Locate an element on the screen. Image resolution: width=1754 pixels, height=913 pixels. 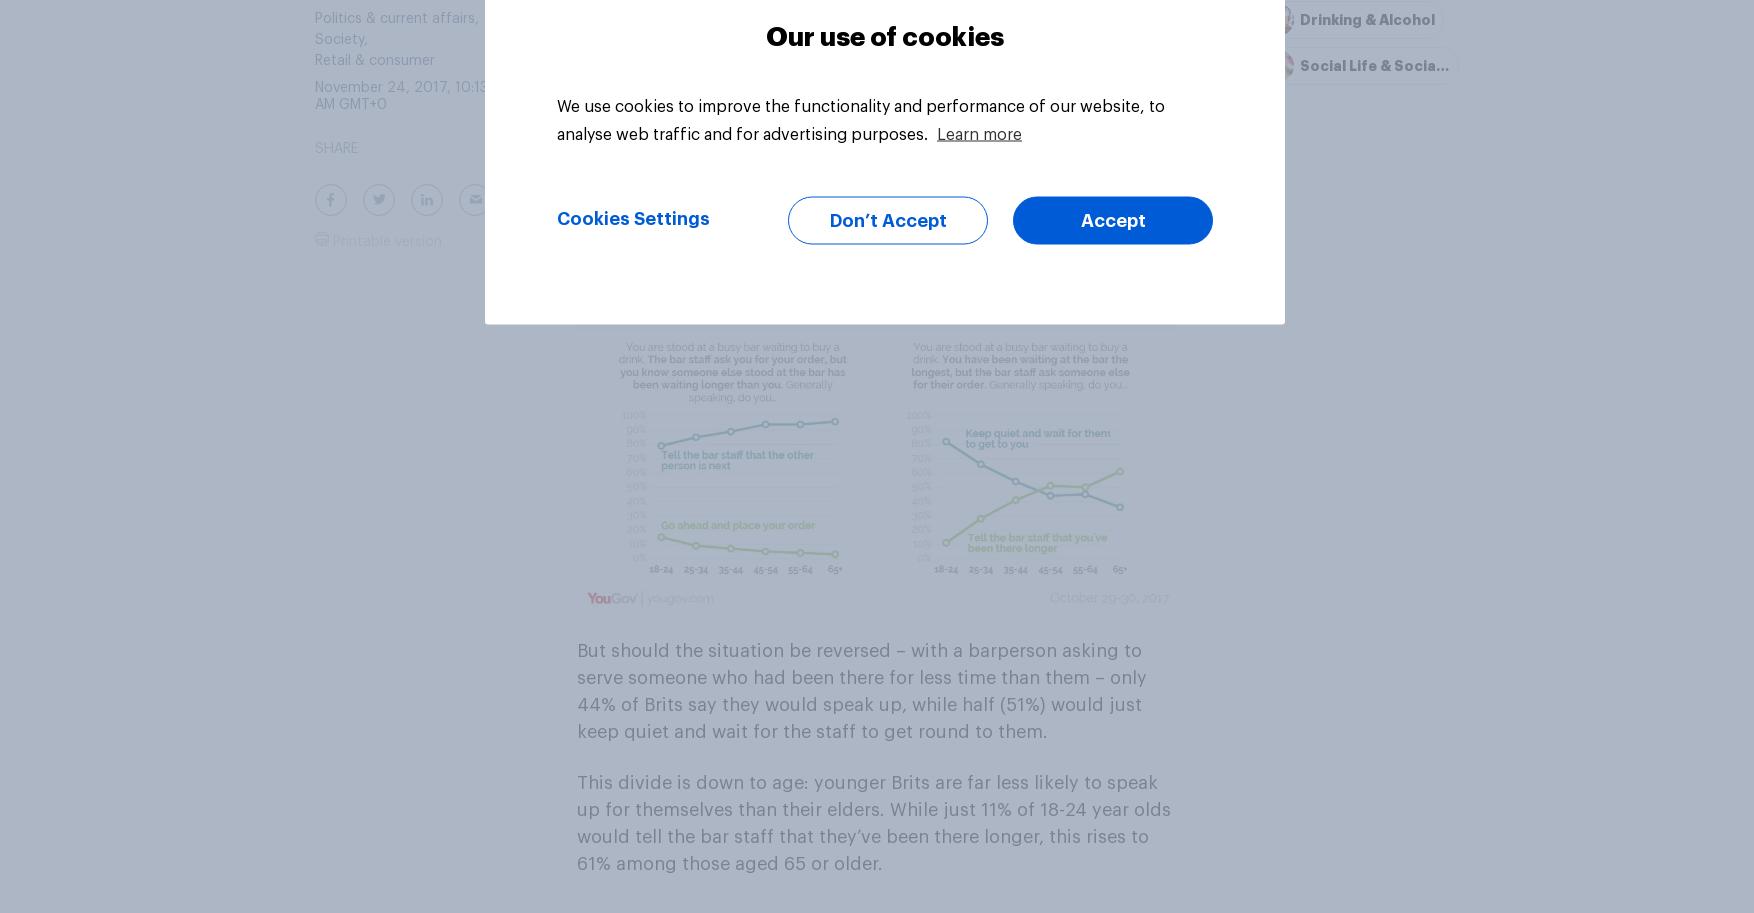
'Social Life & Socializing' is located at coordinates (1300, 65).